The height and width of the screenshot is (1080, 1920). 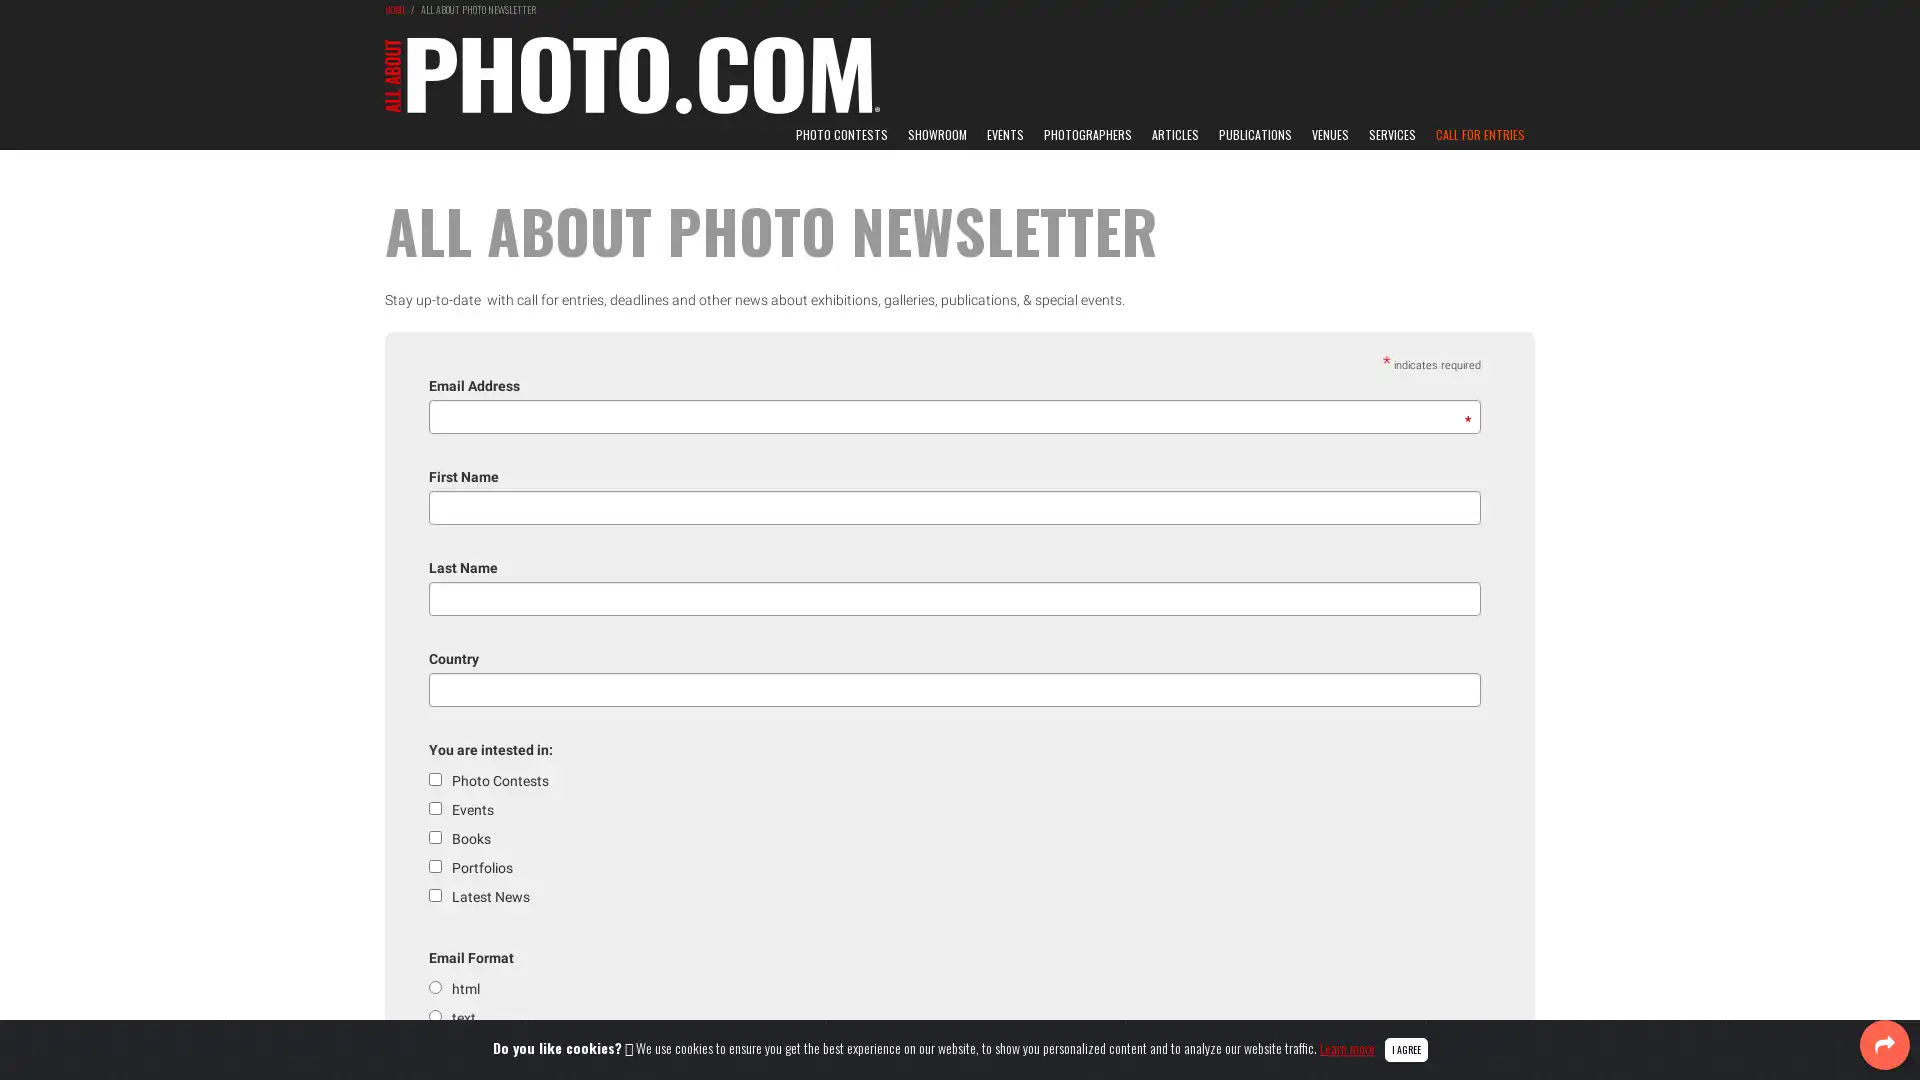 I want to click on SHOWROOM, so click(x=936, y=135).